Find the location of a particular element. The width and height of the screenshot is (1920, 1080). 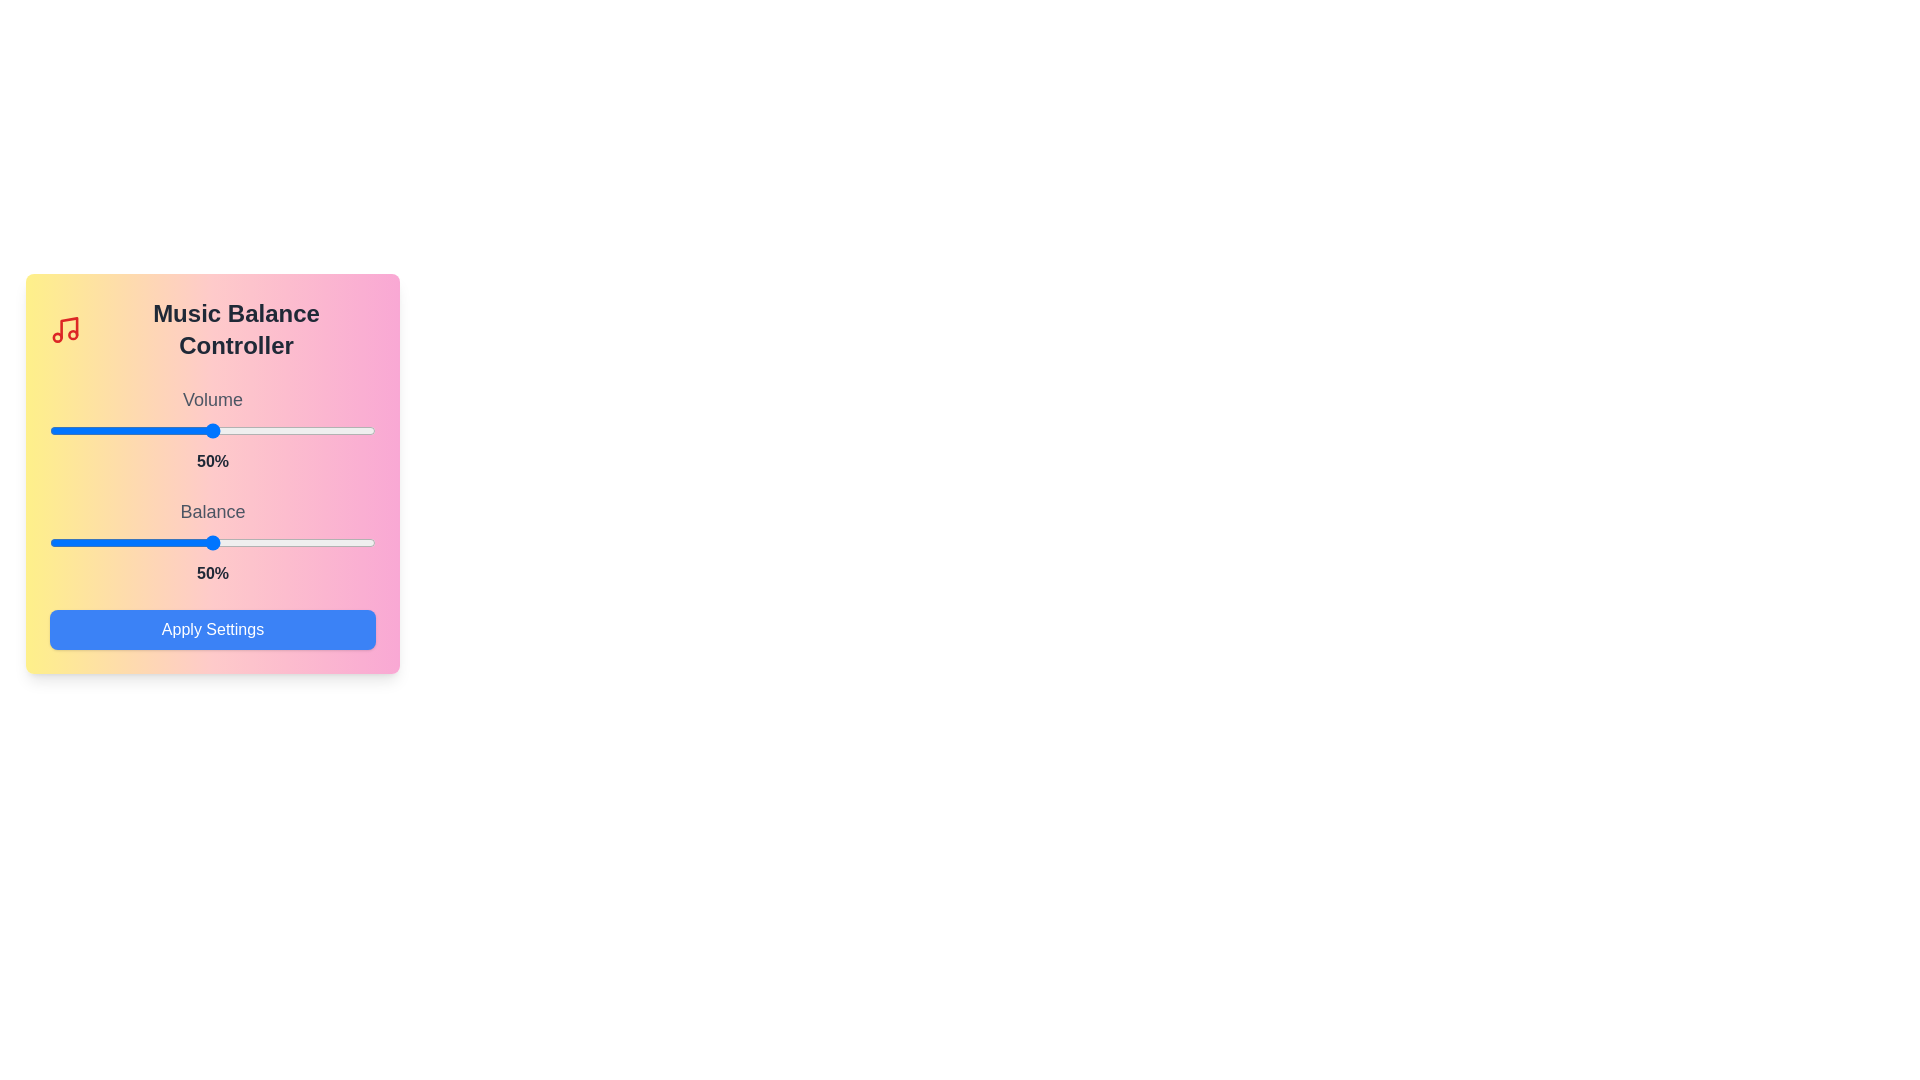

the volume slider to set the volume to 80% is located at coordinates (309, 430).